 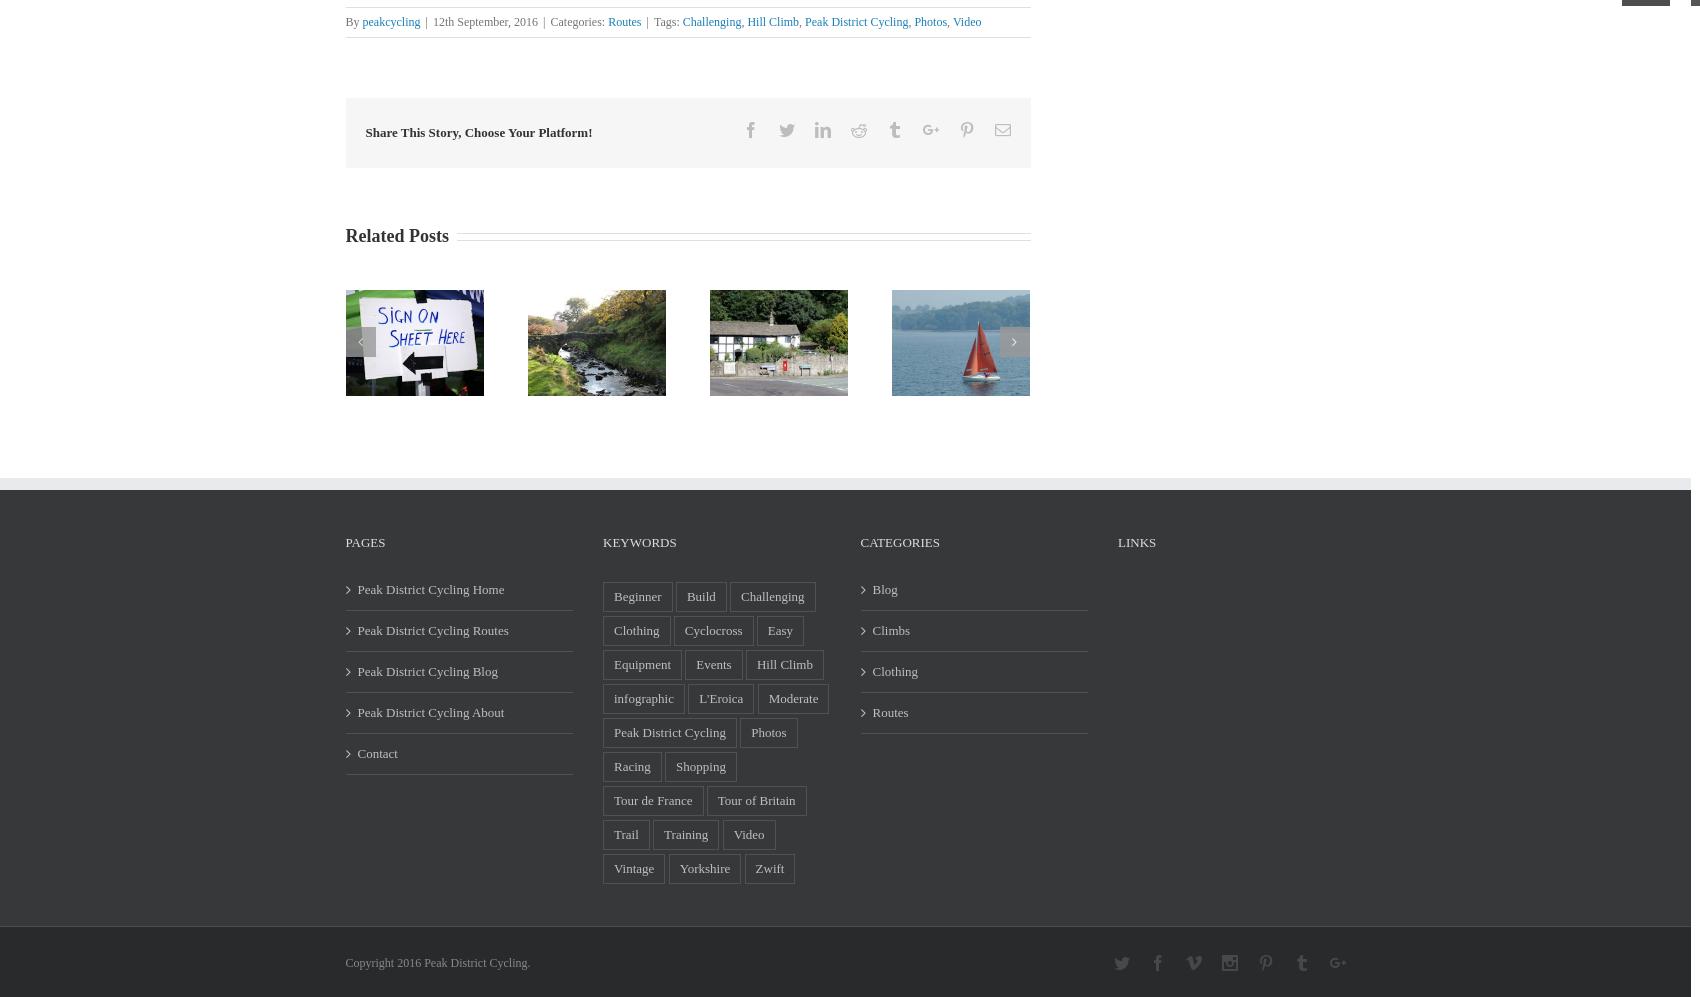 What do you see at coordinates (613, 834) in the screenshot?
I see `'Trail'` at bounding box center [613, 834].